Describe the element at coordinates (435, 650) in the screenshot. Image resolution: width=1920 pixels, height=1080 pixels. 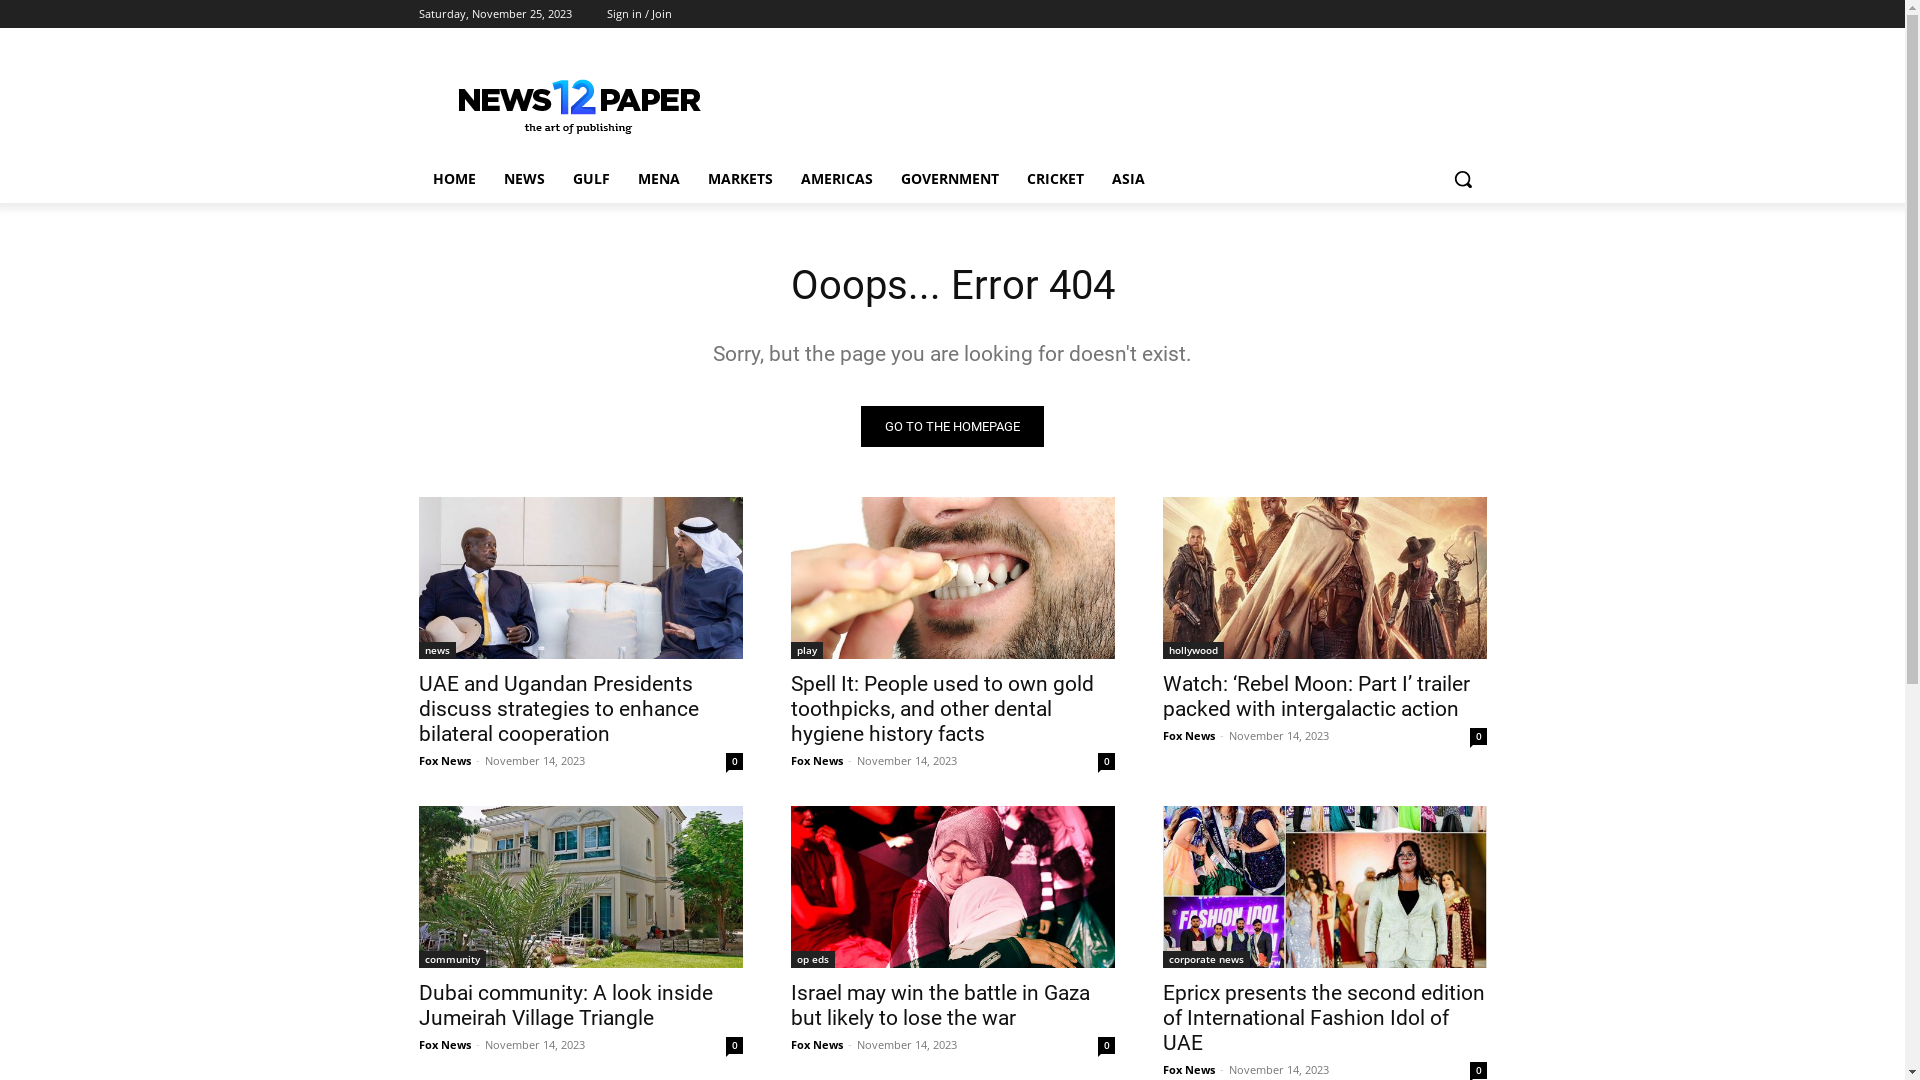
I see `'news'` at that location.